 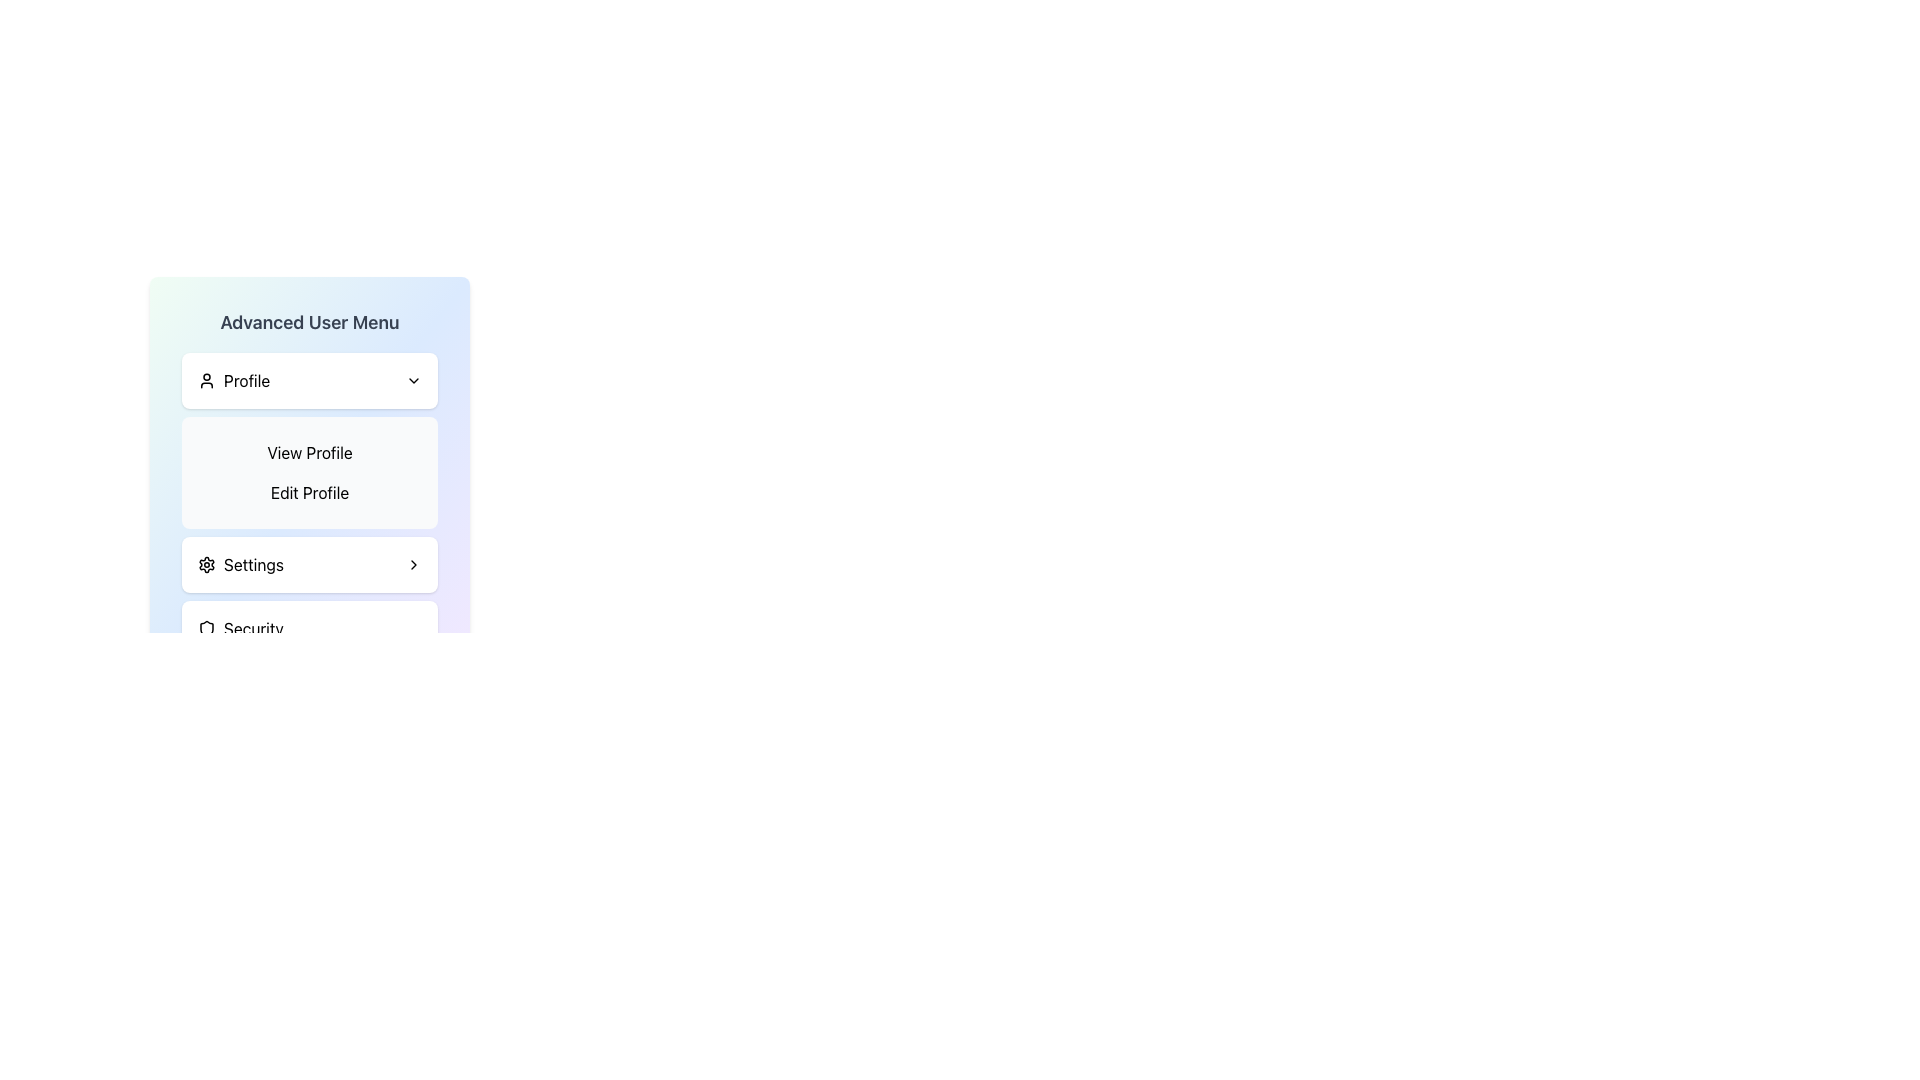 I want to click on the chevron icon located to the right of the 'Profile' text in the Advanced User Menu panel, so click(x=412, y=381).